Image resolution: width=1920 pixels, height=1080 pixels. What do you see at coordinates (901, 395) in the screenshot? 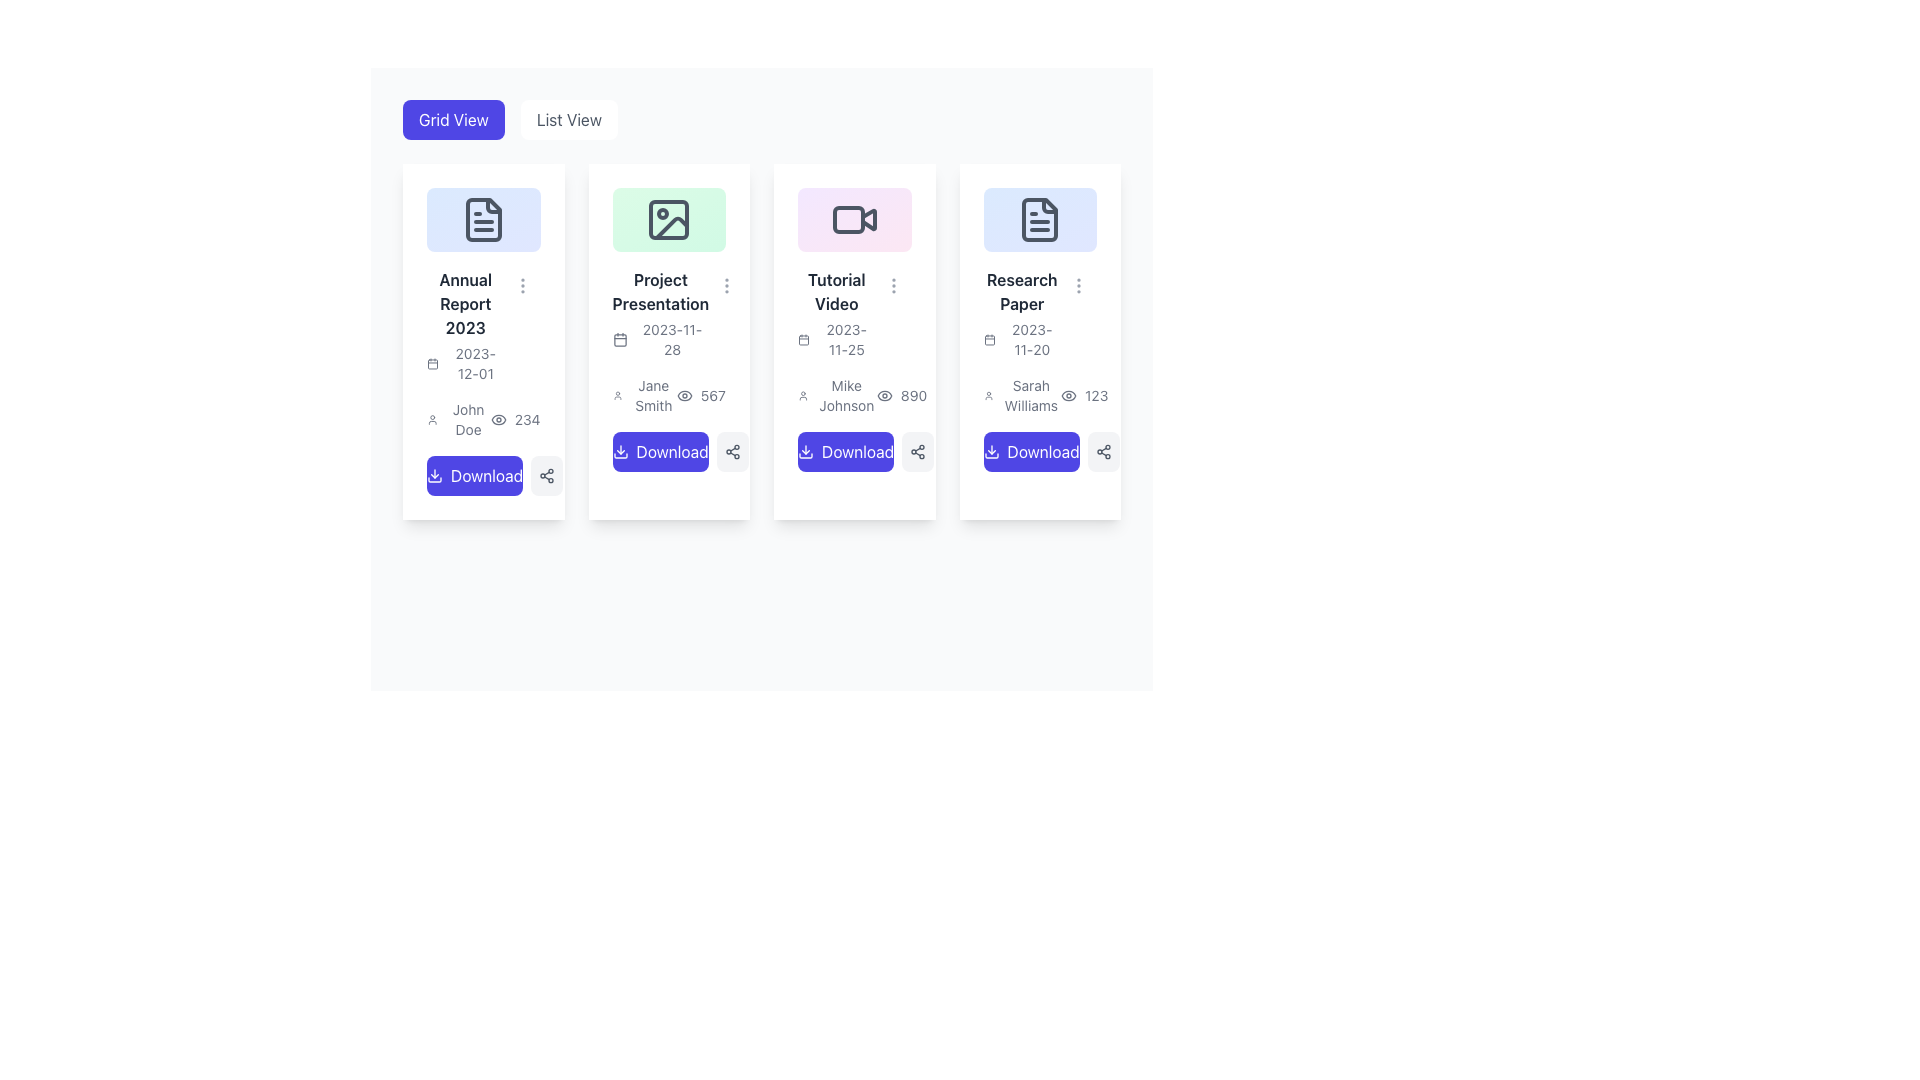
I see `the view count displayed next to 'Mike Johnson' and above the 'Download' button in the third card labeled 'Tutorial Video'` at bounding box center [901, 395].